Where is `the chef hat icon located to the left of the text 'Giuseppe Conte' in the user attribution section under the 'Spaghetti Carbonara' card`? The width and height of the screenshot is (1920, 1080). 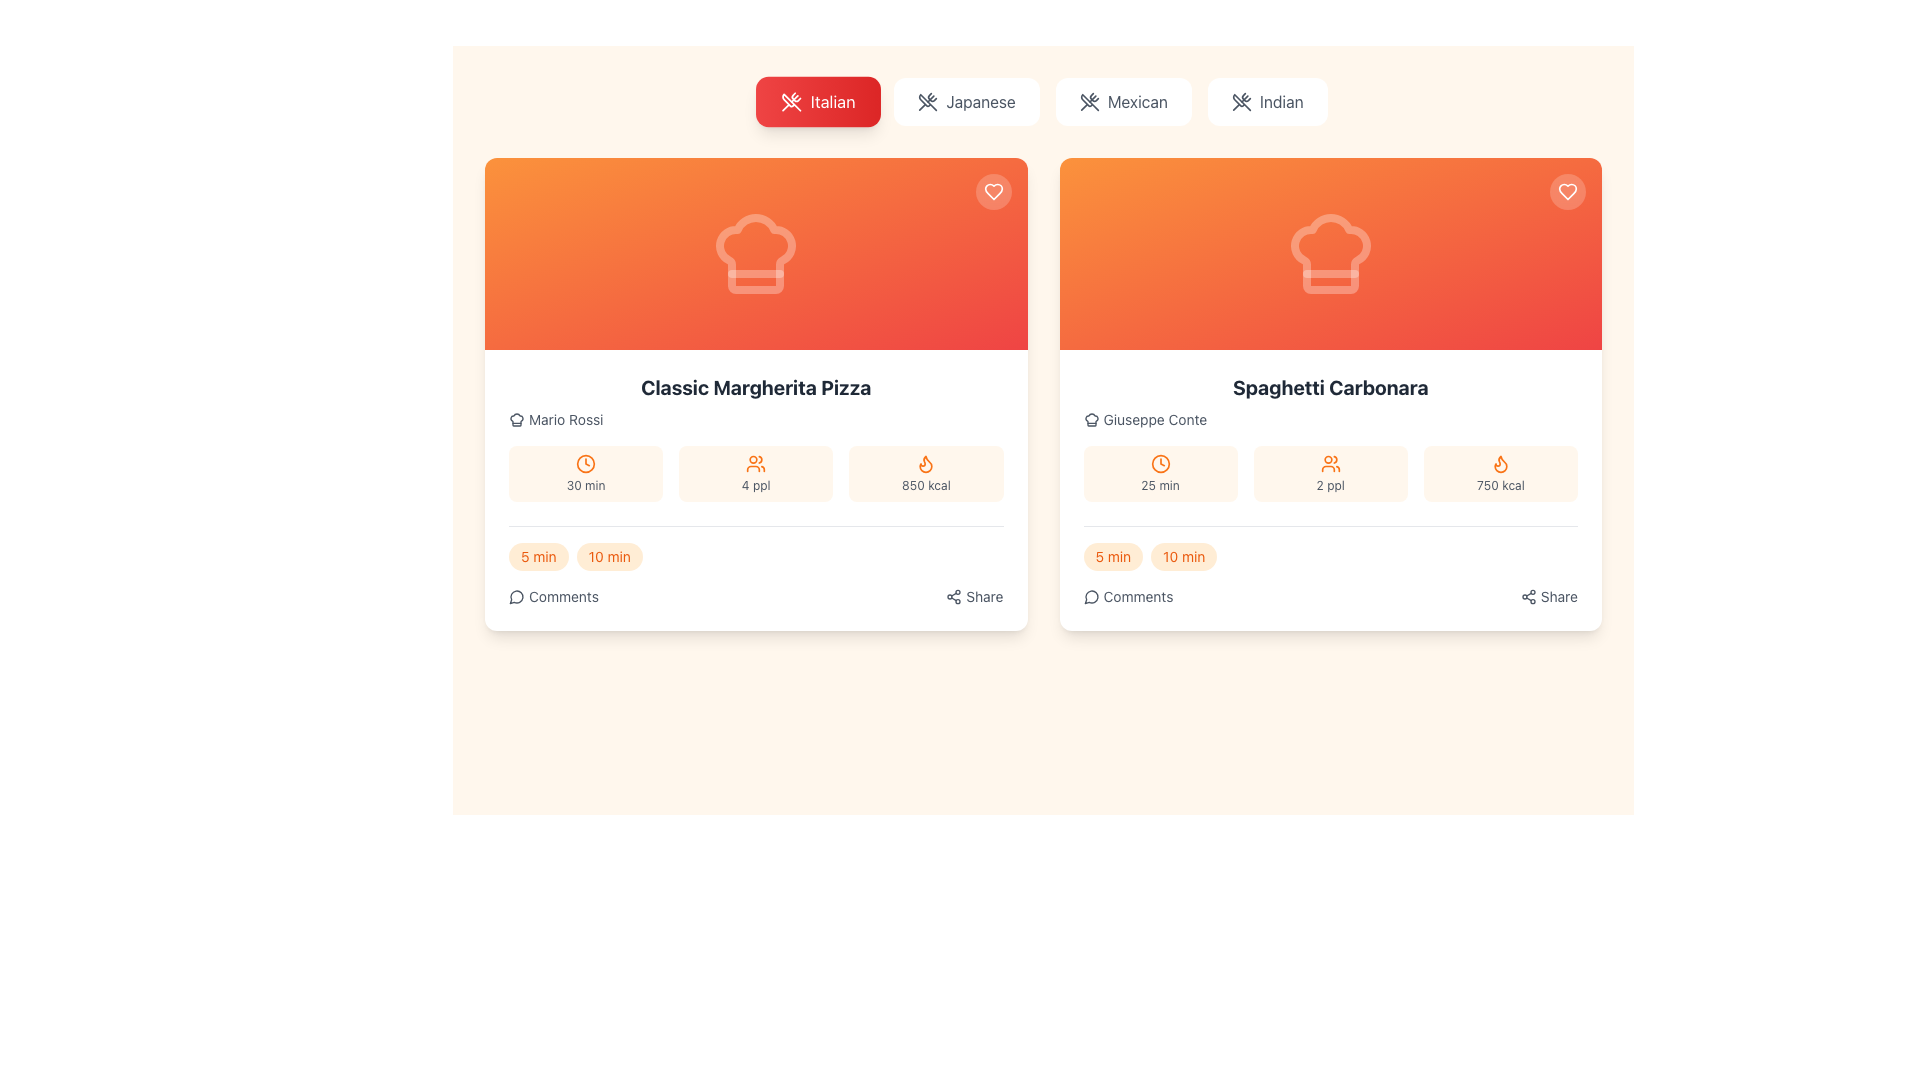
the chef hat icon located to the left of the text 'Giuseppe Conte' in the user attribution section under the 'Spaghetti Carbonara' card is located at coordinates (1090, 419).